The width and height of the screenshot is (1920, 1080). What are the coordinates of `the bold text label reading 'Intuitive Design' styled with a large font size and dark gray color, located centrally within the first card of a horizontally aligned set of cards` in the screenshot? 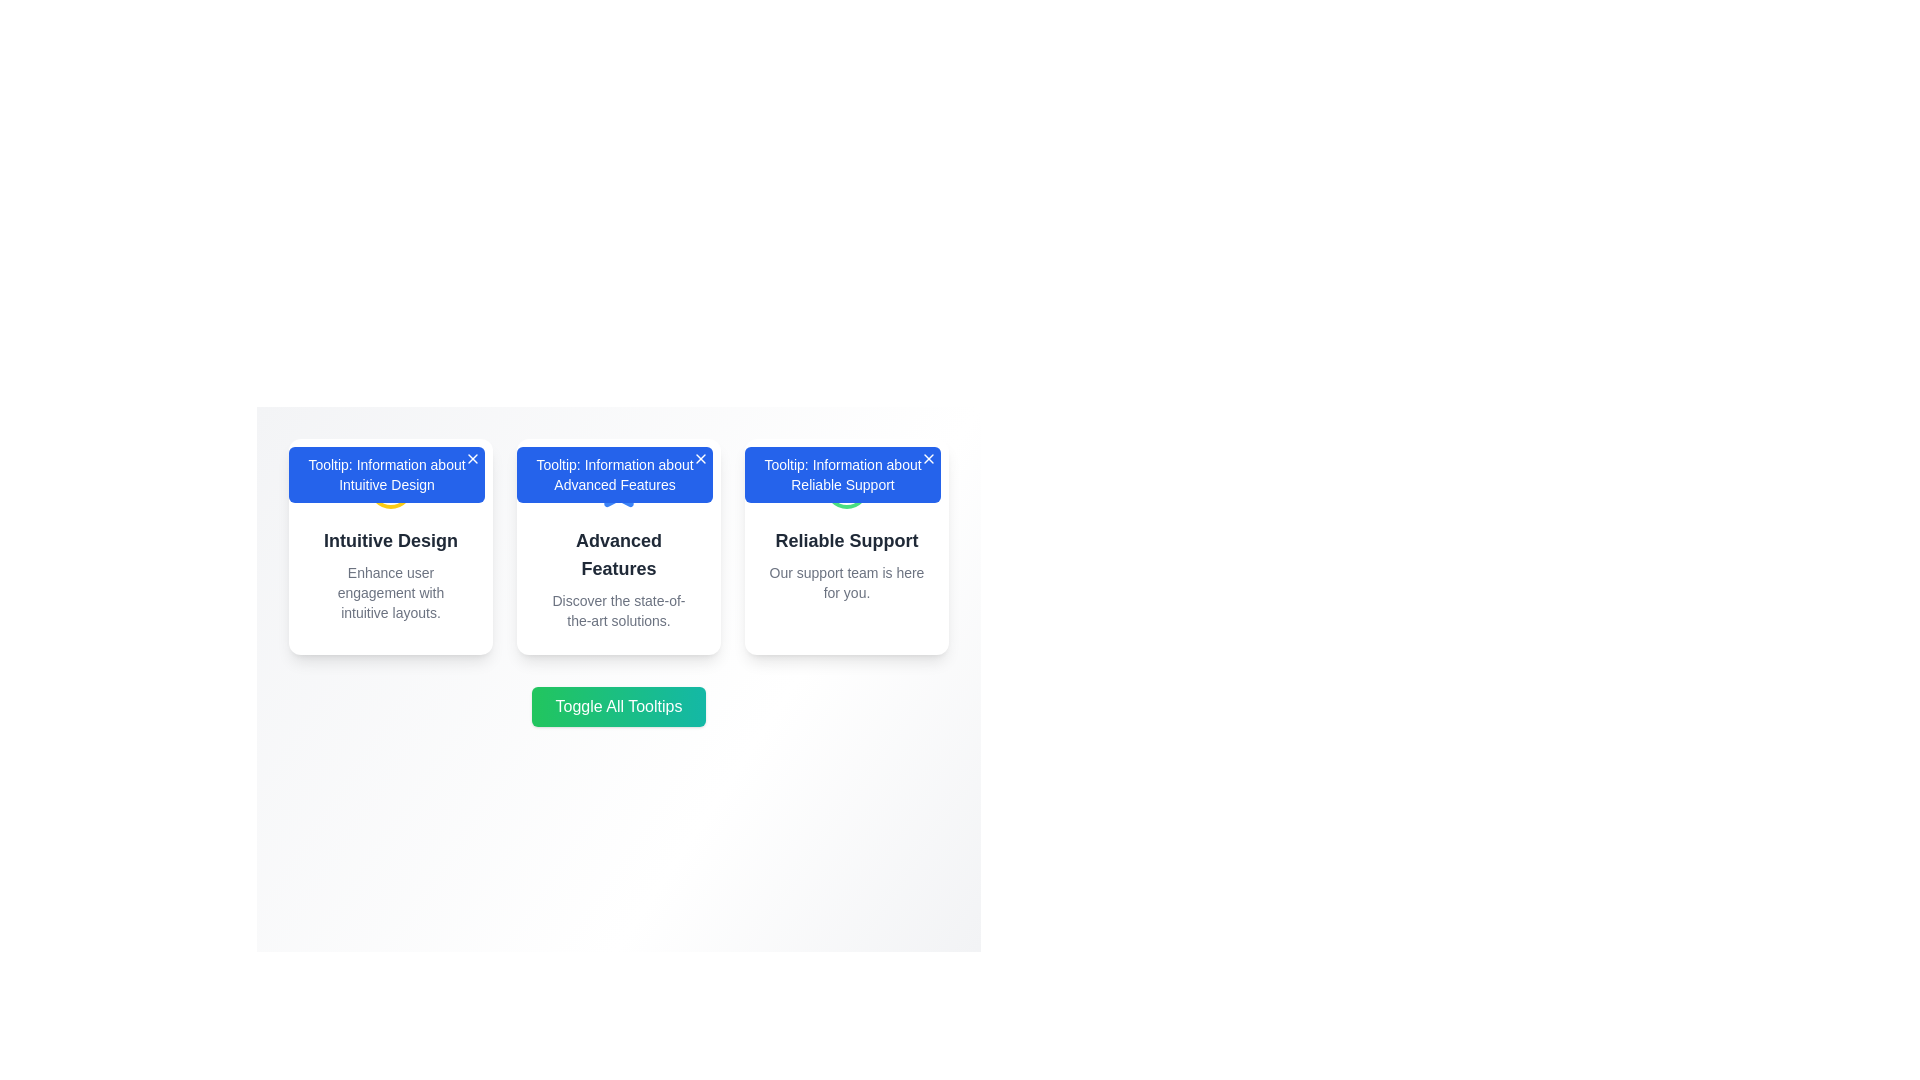 It's located at (390, 540).